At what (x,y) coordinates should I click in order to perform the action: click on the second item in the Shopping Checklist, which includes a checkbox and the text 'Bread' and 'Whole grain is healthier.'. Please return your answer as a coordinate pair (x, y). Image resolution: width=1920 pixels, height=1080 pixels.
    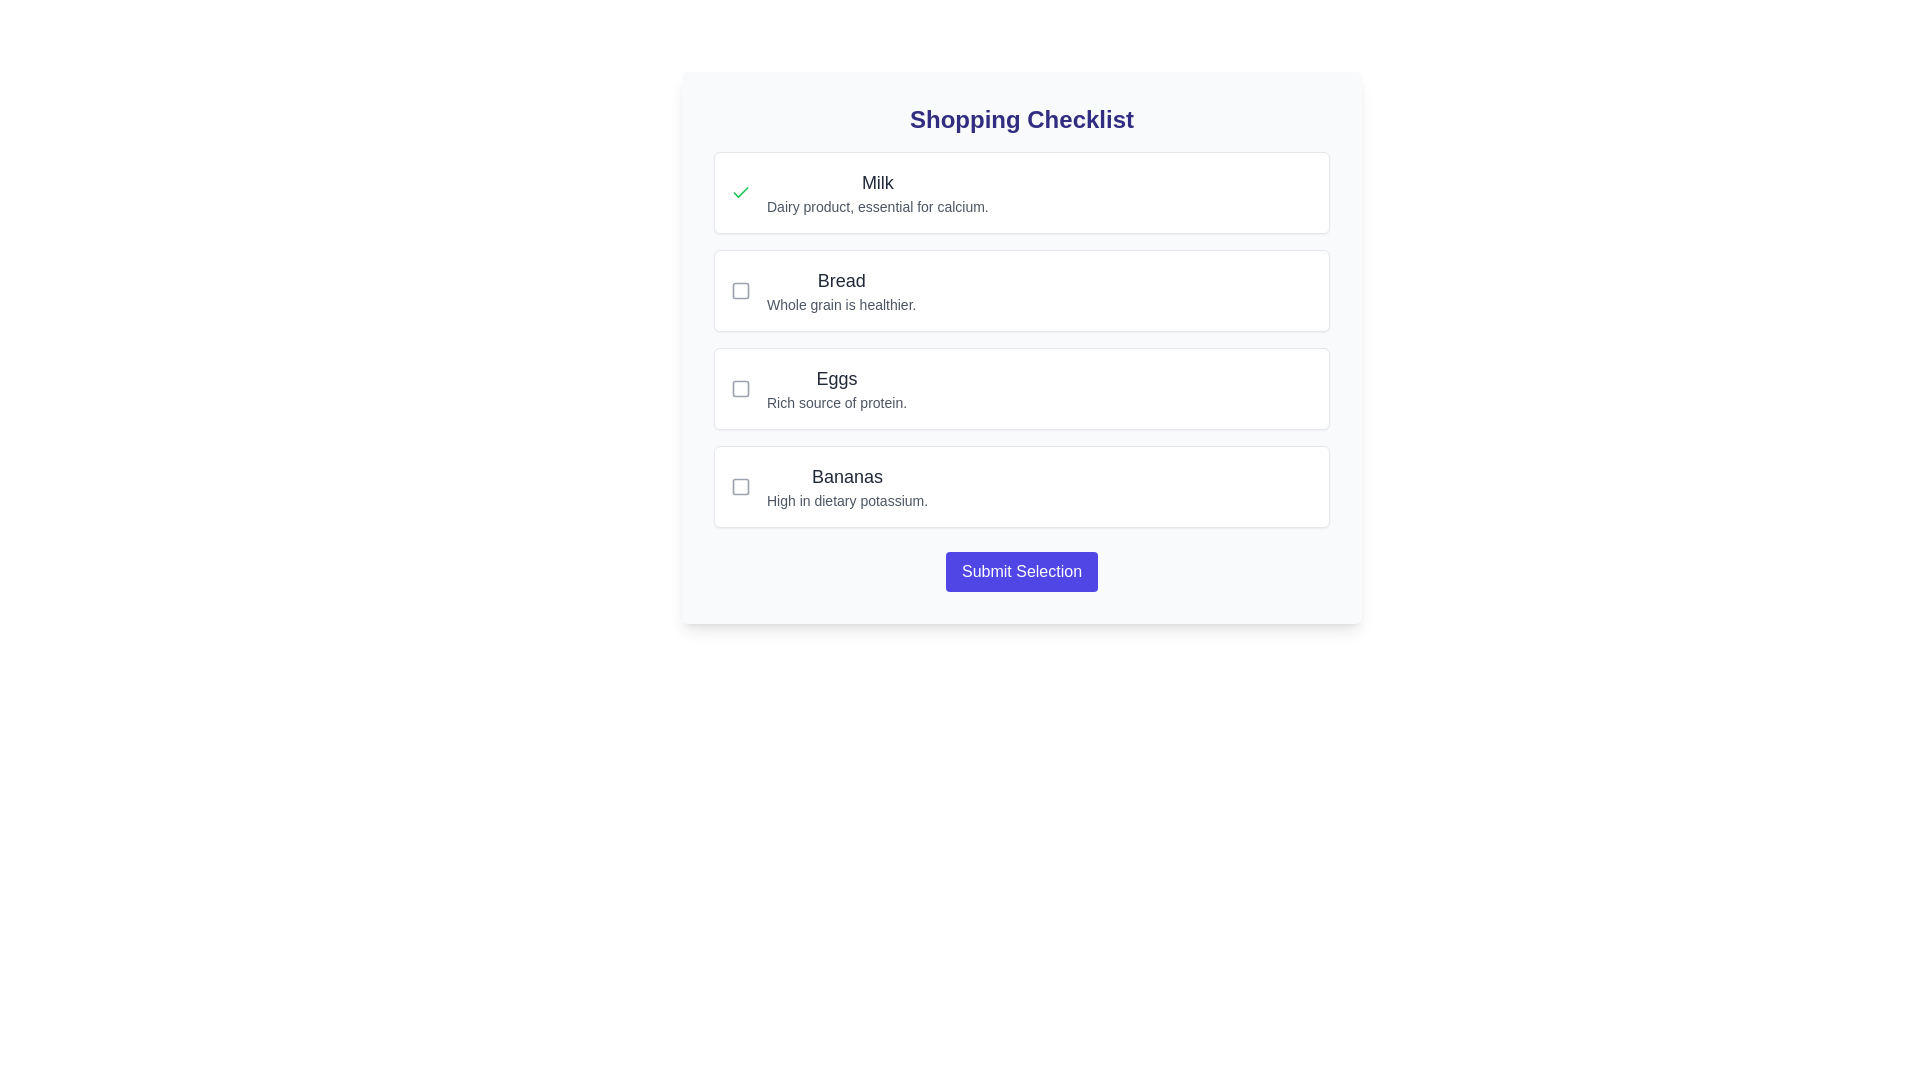
    Looking at the image, I should click on (823, 290).